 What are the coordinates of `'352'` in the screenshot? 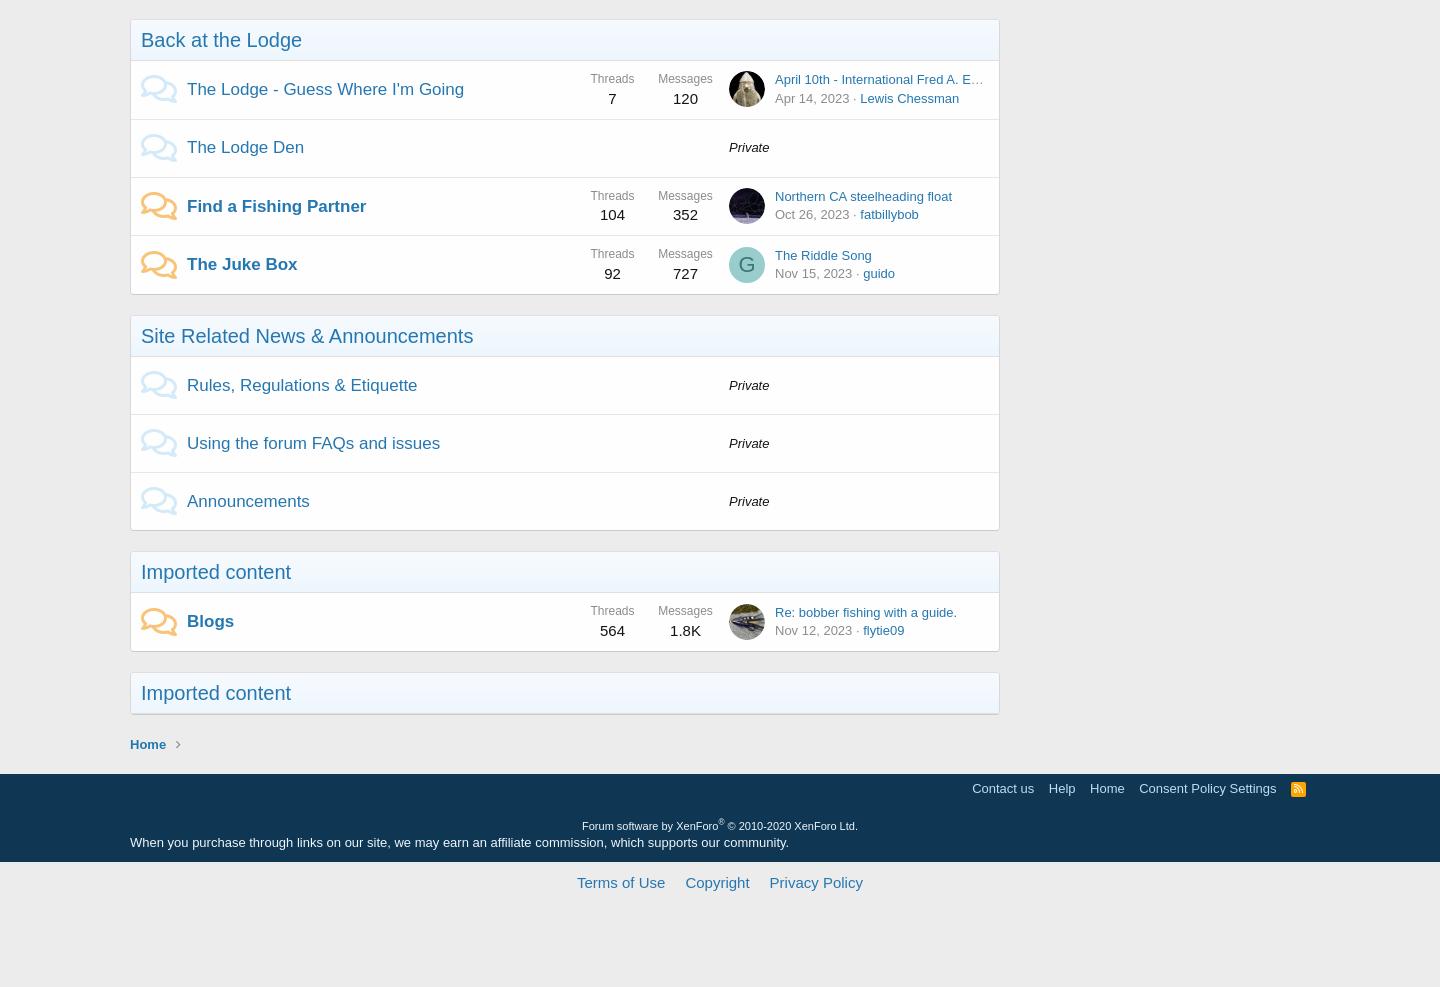 It's located at (685, 214).